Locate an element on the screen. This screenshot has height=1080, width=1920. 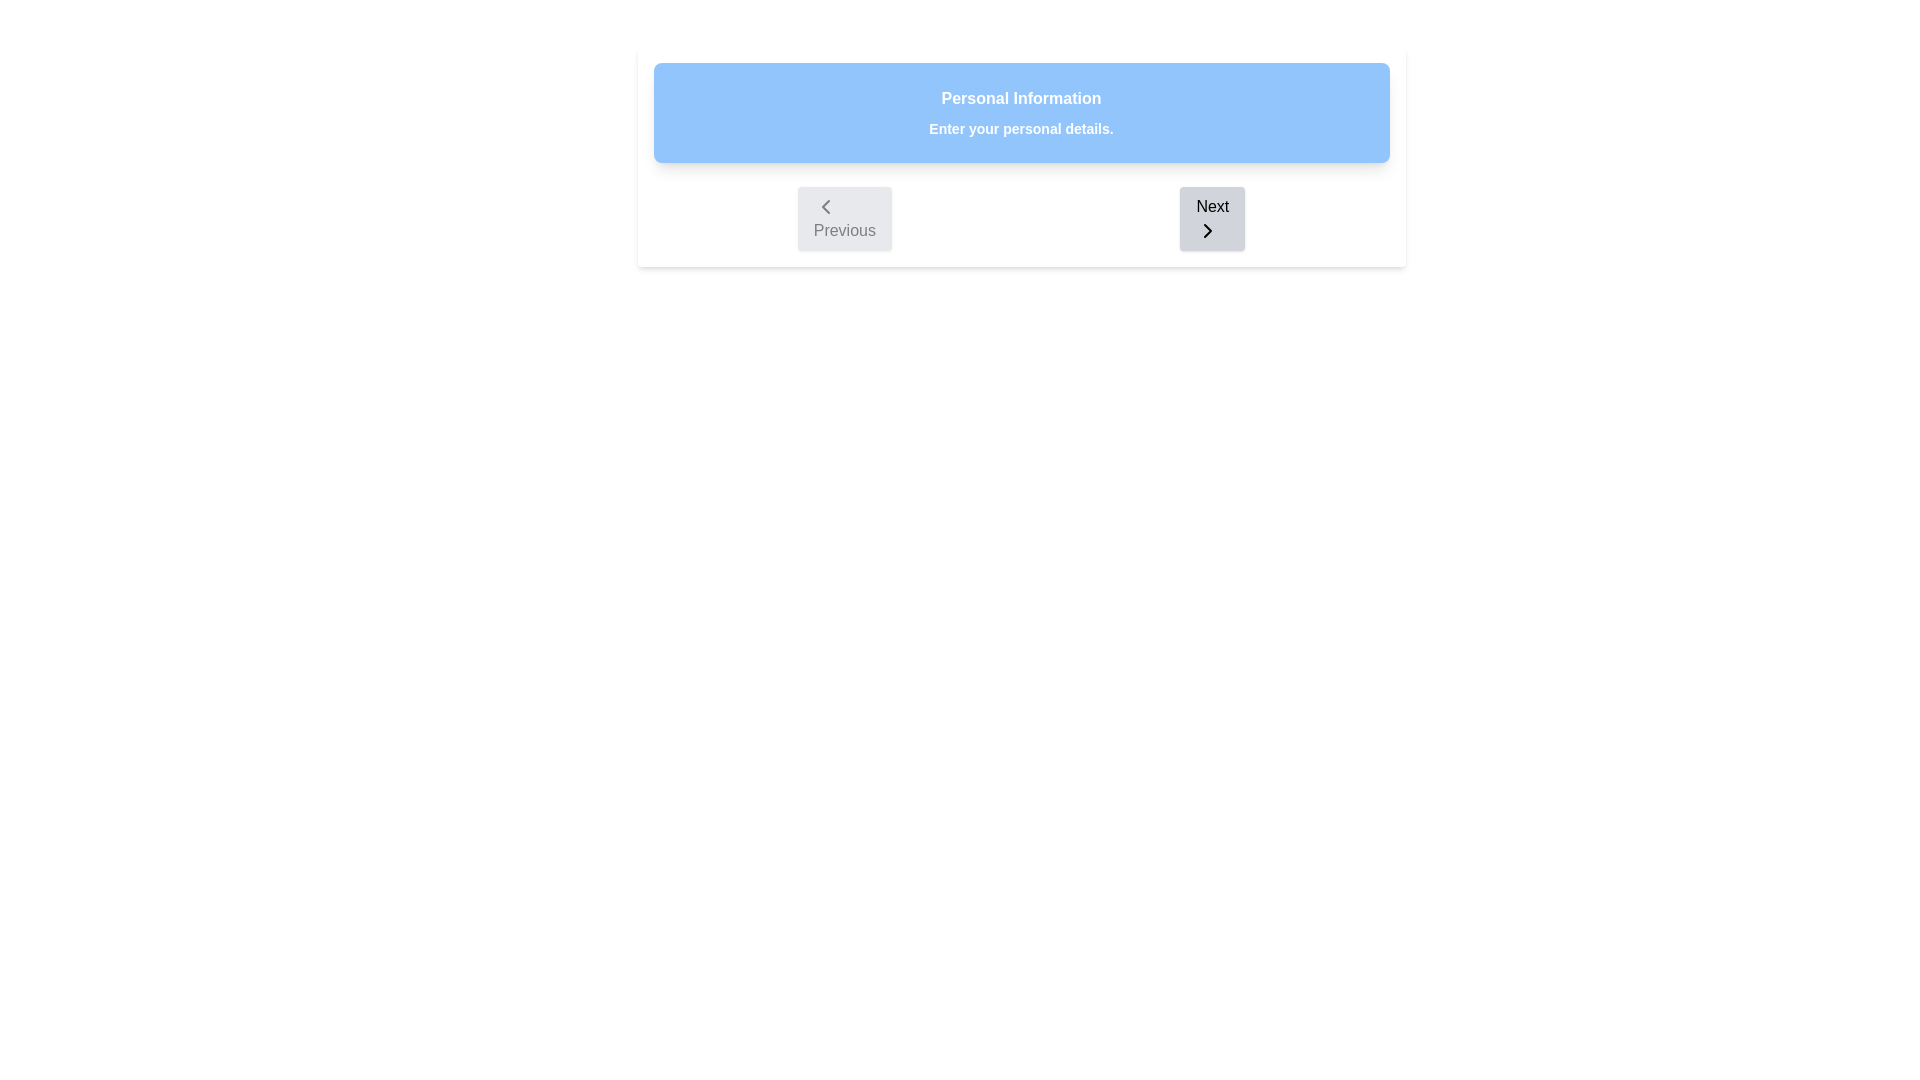
the navigation button for proceeding to the next step located near the bottom of the blue section labeled 'Personal Information' is located at coordinates (1211, 219).